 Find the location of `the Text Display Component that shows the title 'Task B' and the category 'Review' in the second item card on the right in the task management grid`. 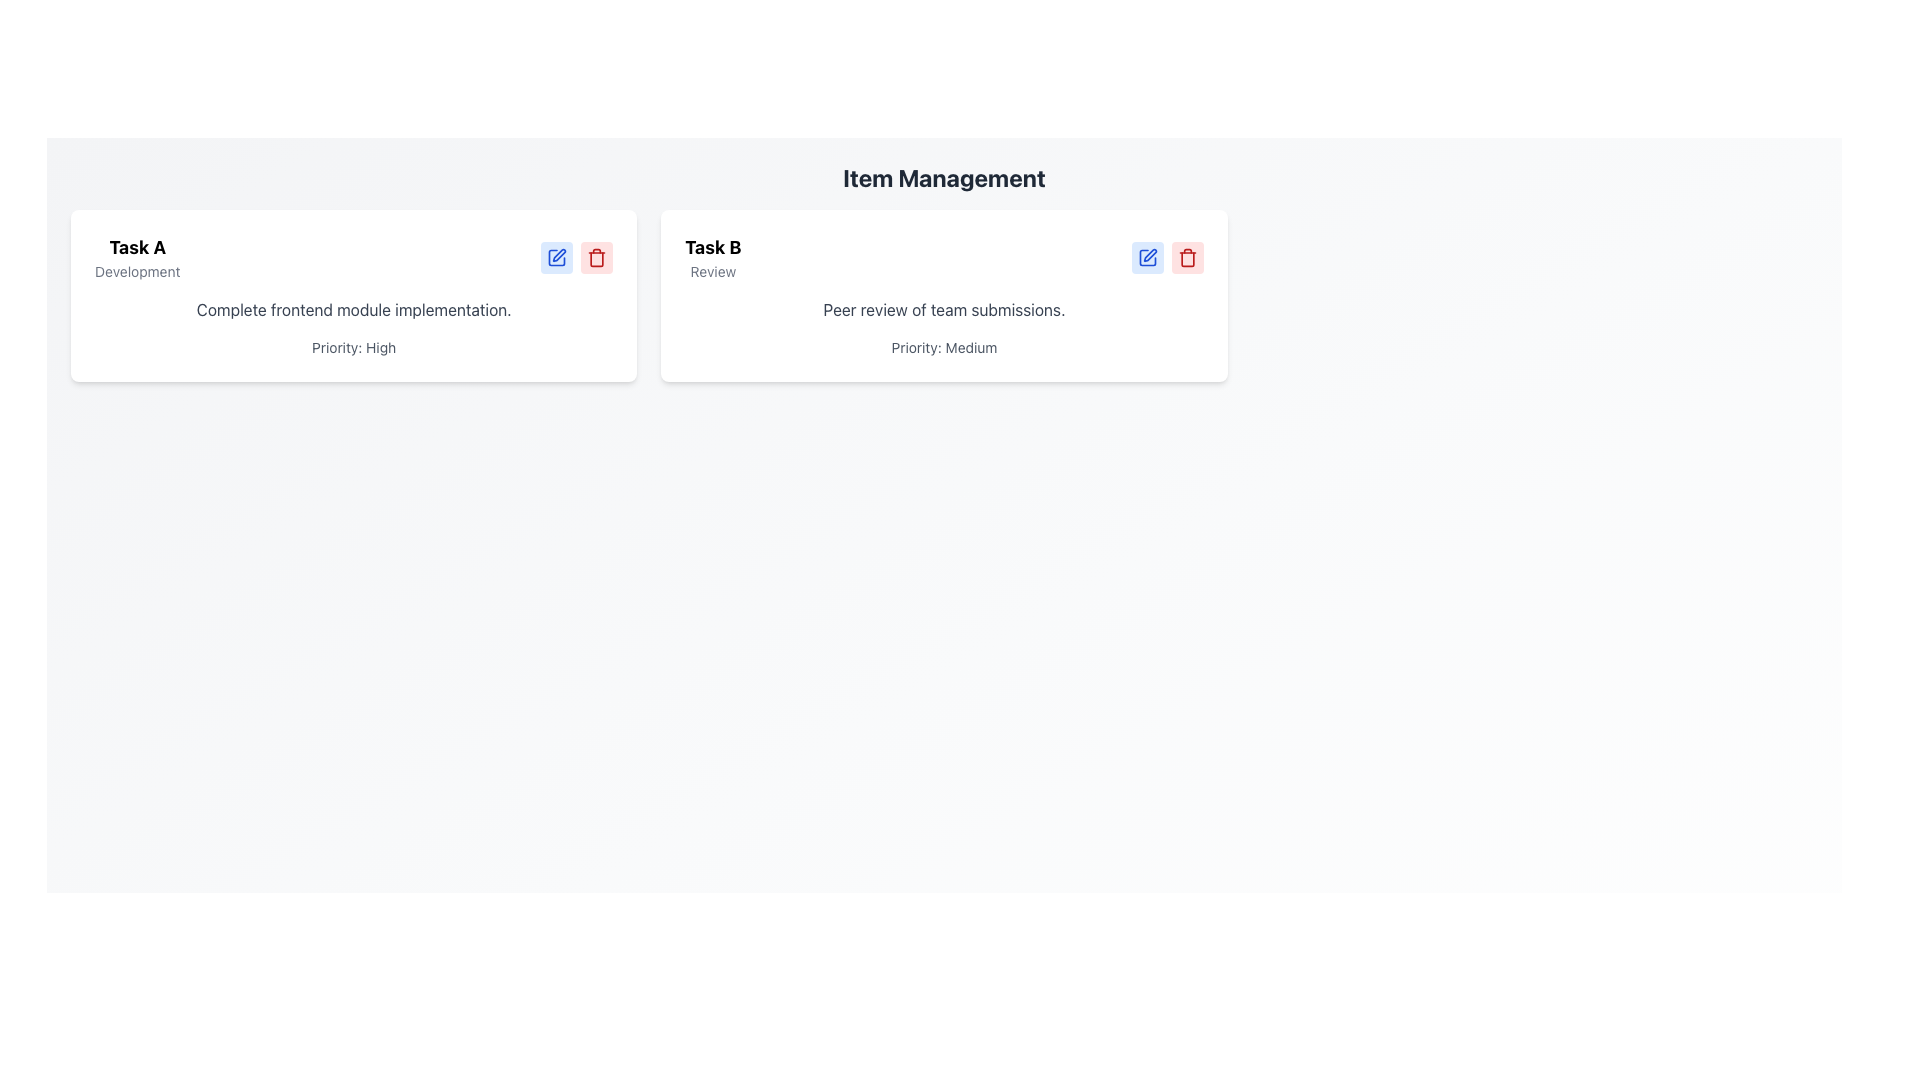

the Text Display Component that shows the title 'Task B' and the category 'Review' in the second item card on the right in the task management grid is located at coordinates (713, 257).